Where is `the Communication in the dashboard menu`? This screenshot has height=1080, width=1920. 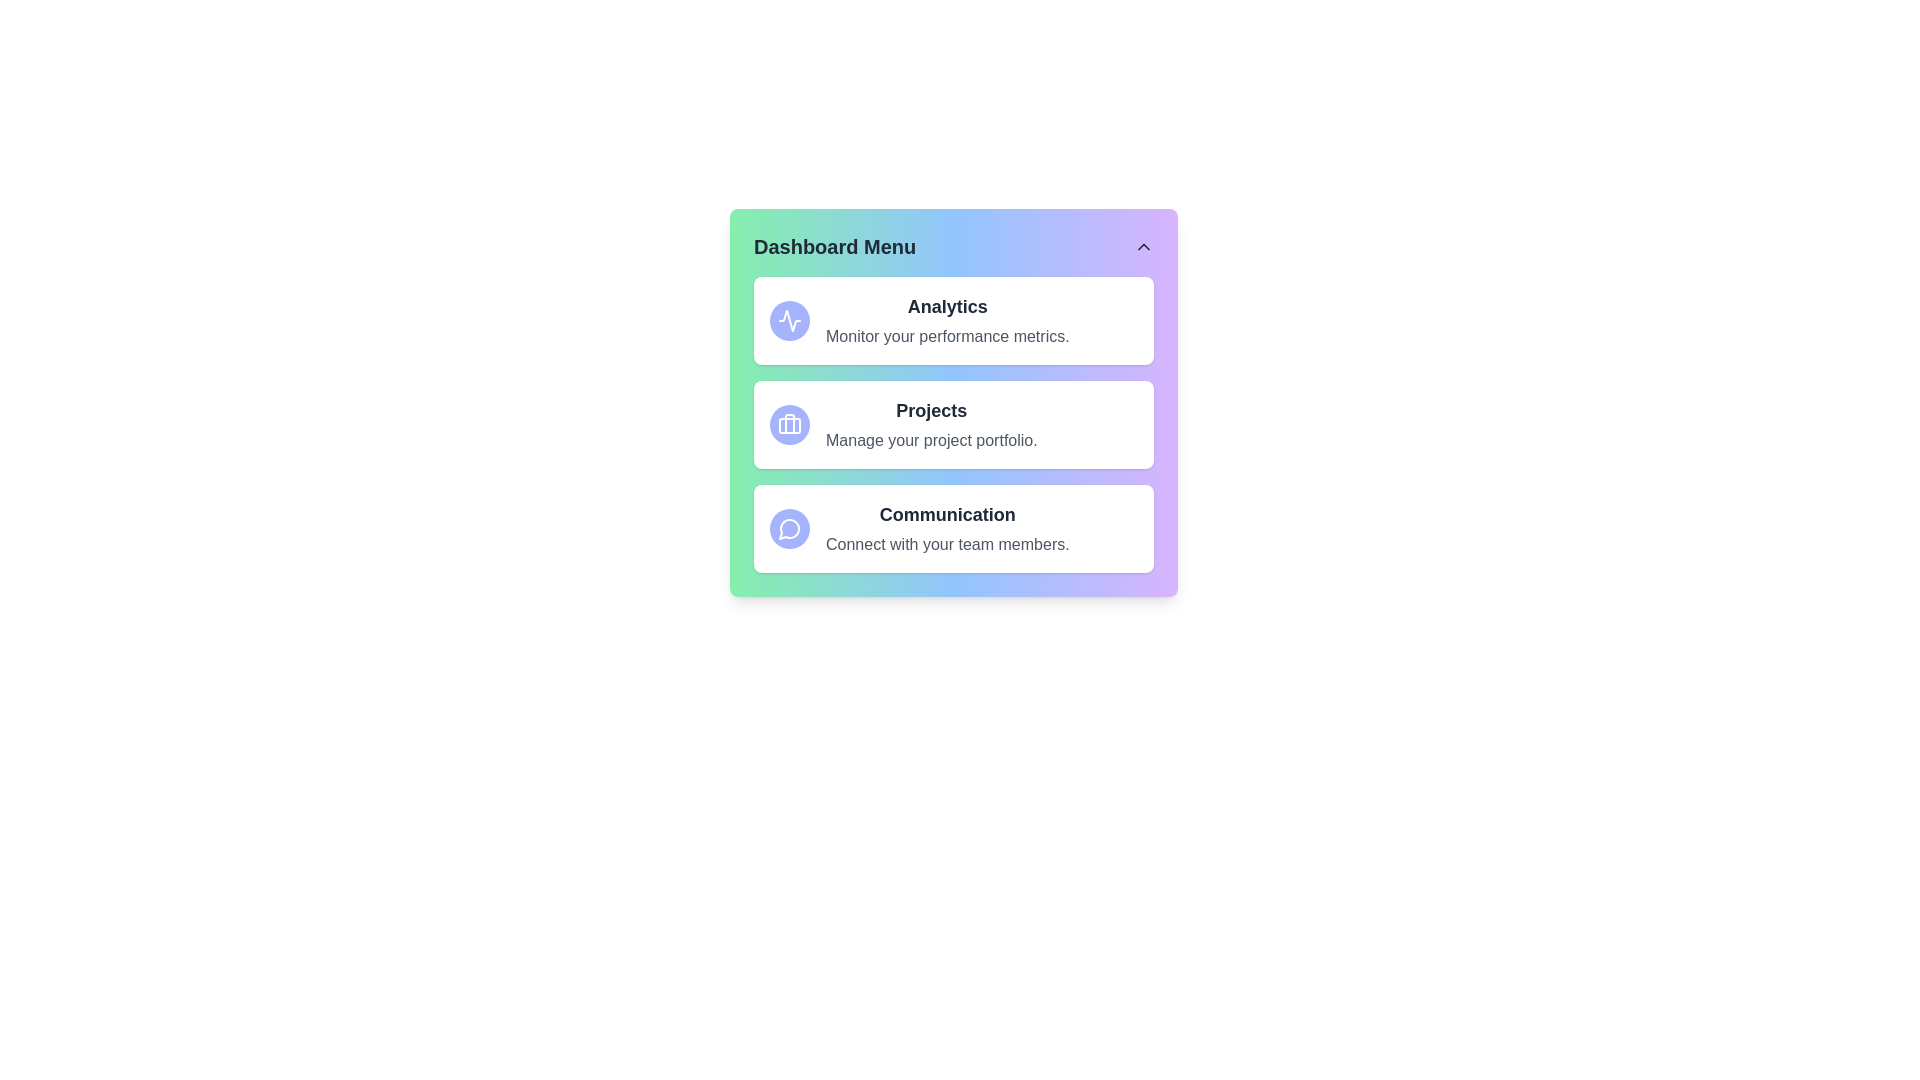 the Communication in the dashboard menu is located at coordinates (789, 527).